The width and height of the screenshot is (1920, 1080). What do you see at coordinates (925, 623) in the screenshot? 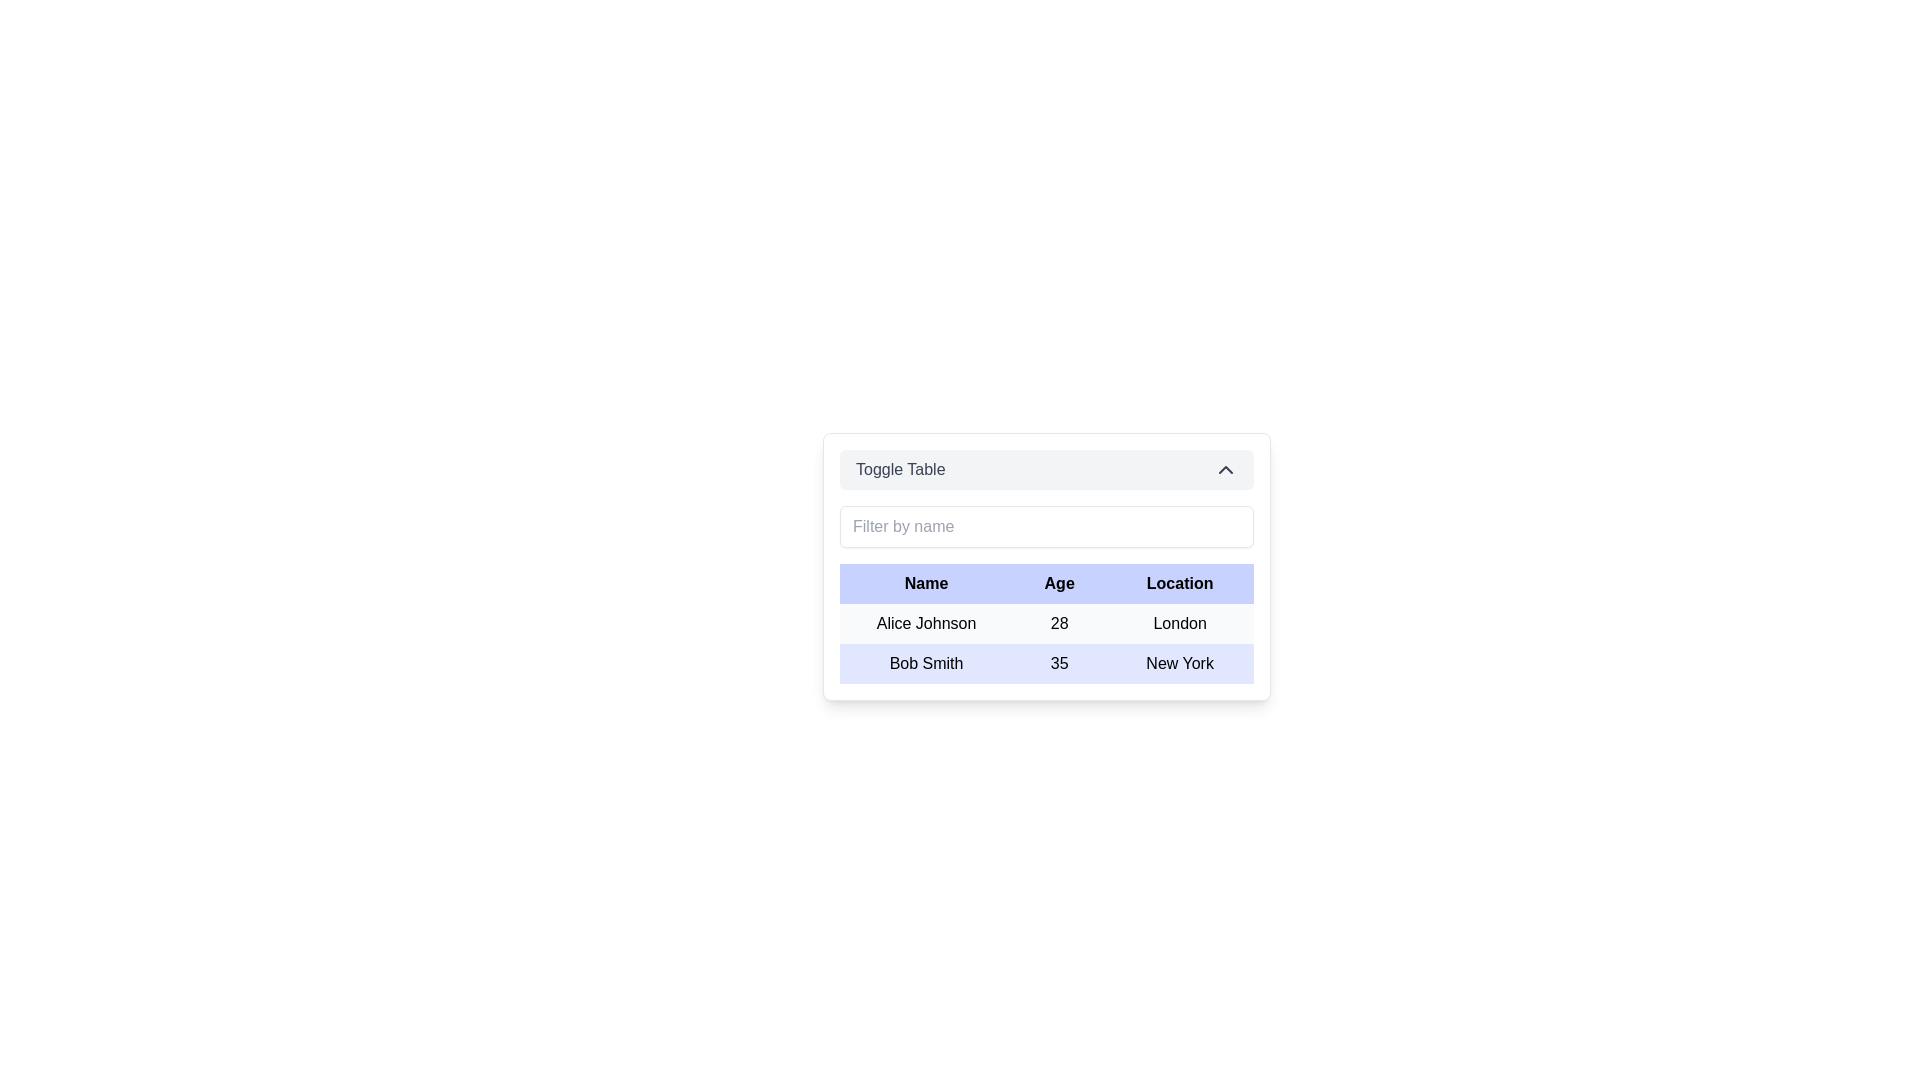
I see `the text label displaying the name 'Alice Johnson', which is located in the first column of the table row under the 'Name' header` at bounding box center [925, 623].